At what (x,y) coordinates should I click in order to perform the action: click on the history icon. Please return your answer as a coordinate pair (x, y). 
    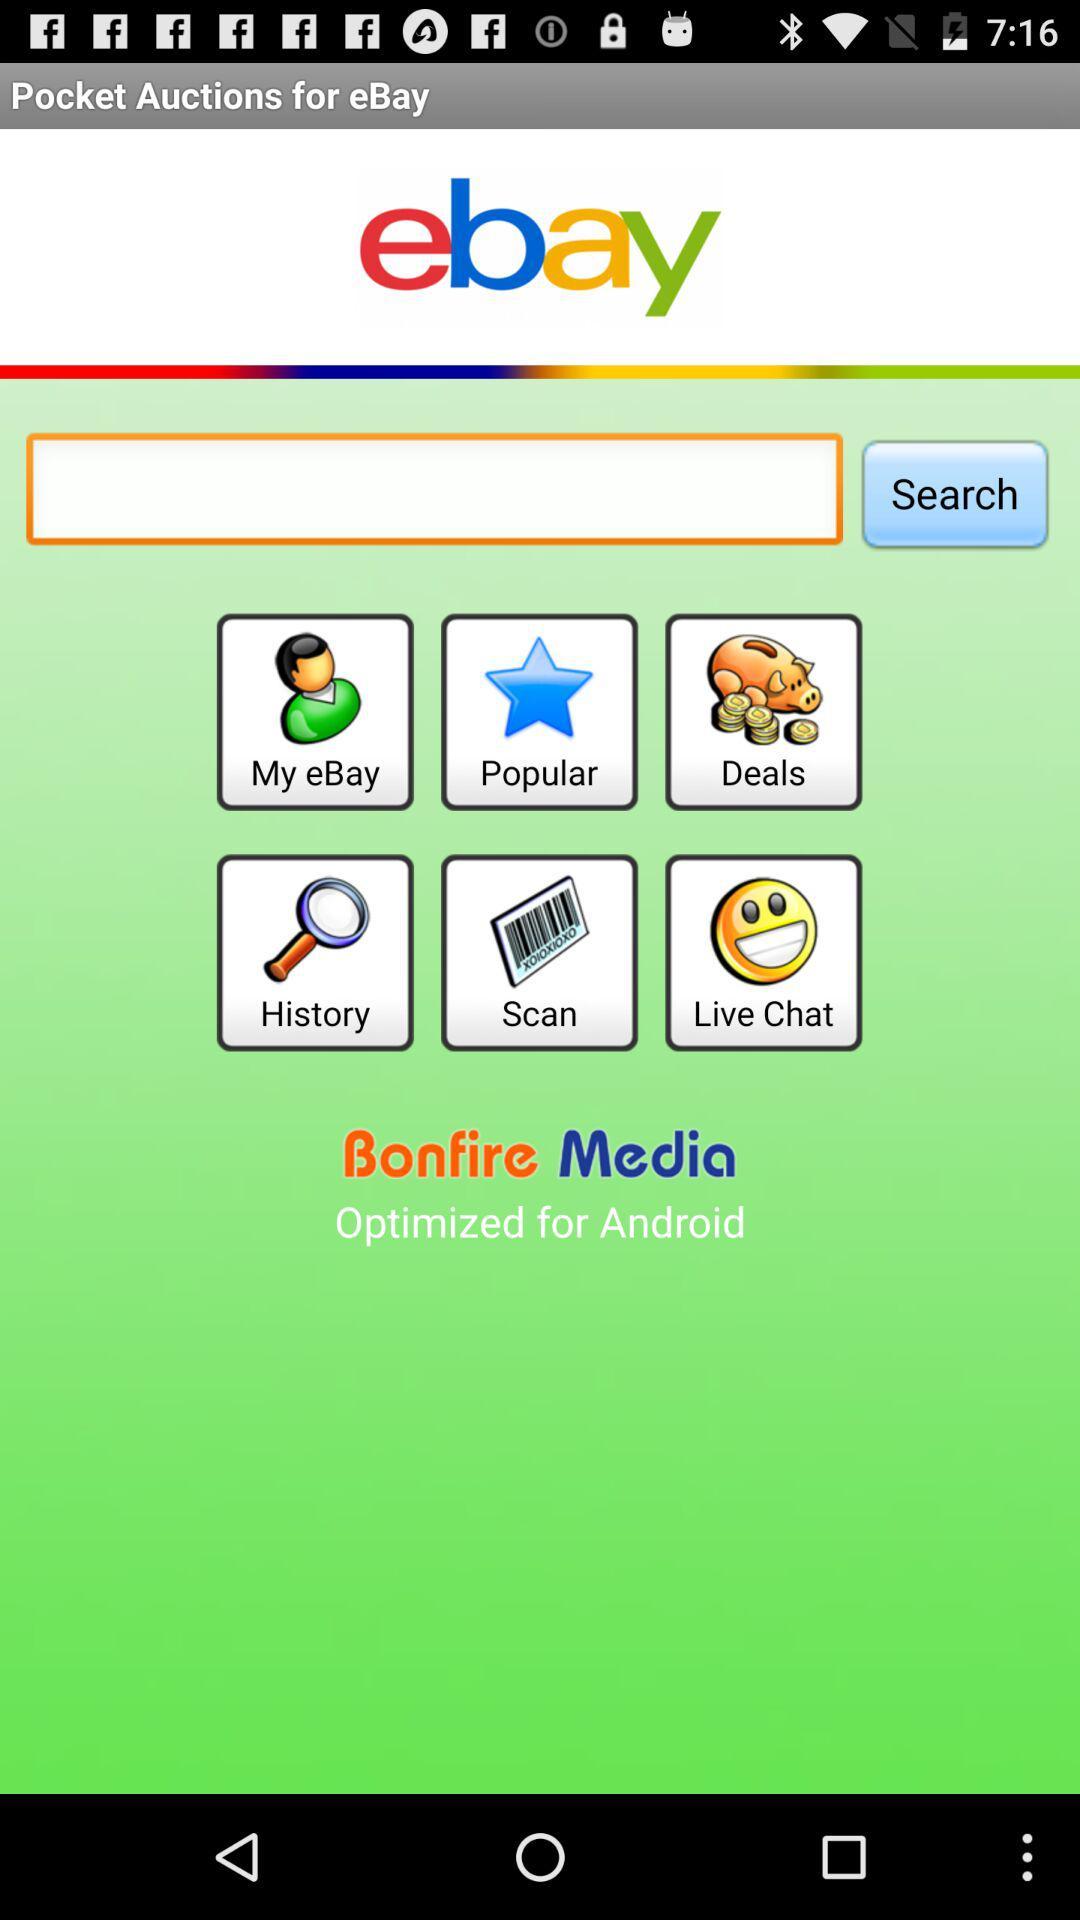
    Looking at the image, I should click on (315, 951).